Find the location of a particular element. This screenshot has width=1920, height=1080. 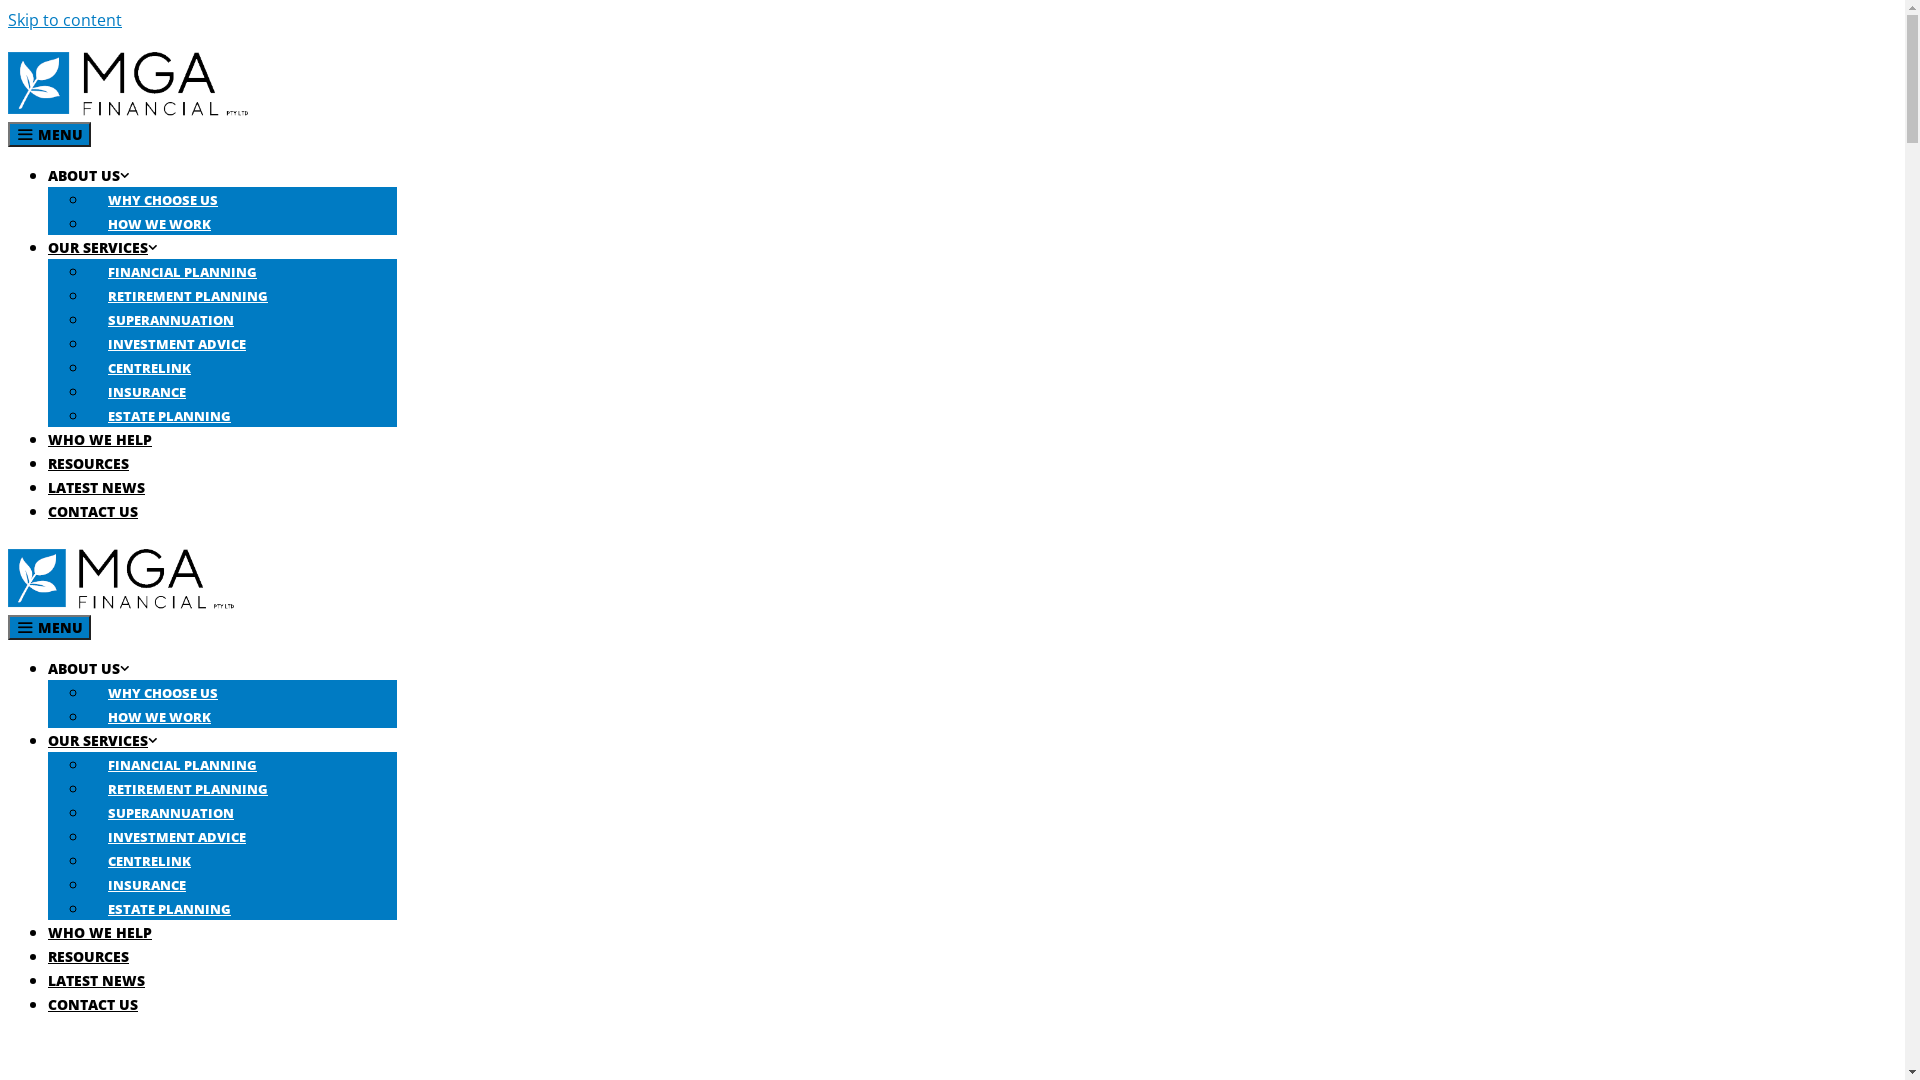

'WHO WE HELP' is located at coordinates (99, 438).